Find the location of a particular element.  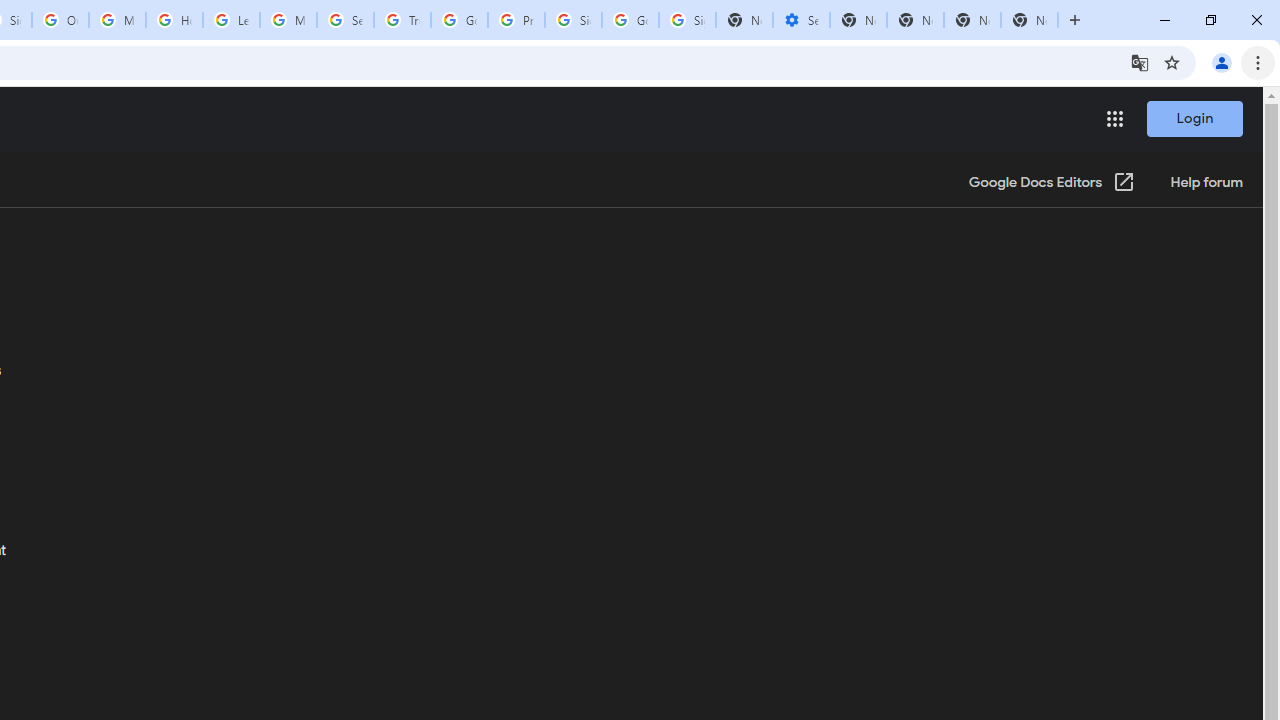

'New Tab' is located at coordinates (1029, 20).